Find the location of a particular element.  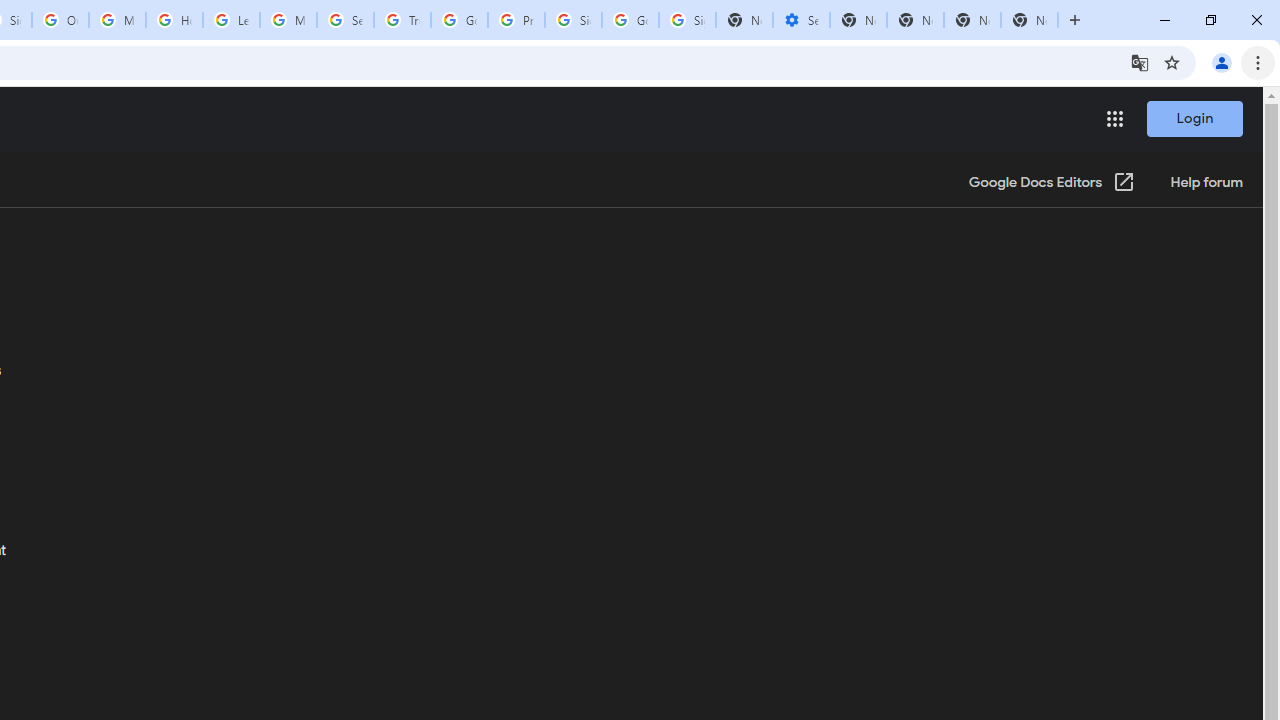

'New Tab' is located at coordinates (1029, 20).